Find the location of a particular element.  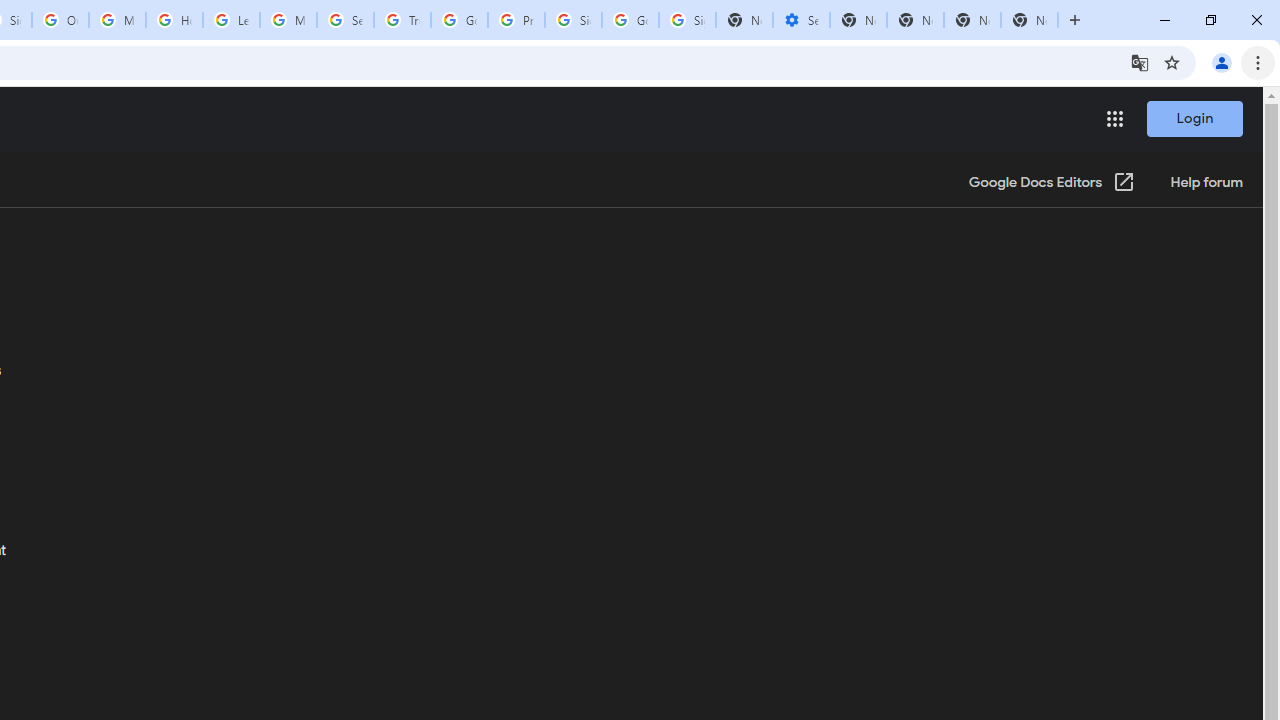

'New Tab' is located at coordinates (1029, 20).